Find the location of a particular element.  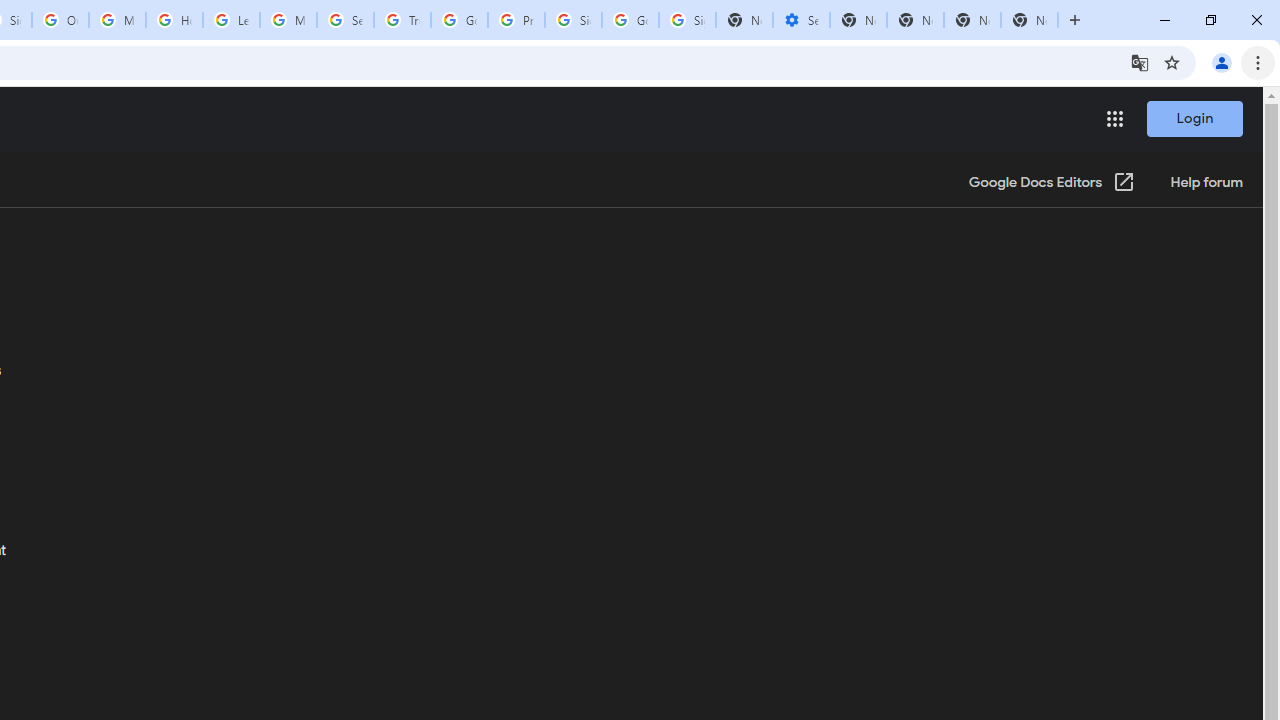

'New Tab' is located at coordinates (1029, 20).